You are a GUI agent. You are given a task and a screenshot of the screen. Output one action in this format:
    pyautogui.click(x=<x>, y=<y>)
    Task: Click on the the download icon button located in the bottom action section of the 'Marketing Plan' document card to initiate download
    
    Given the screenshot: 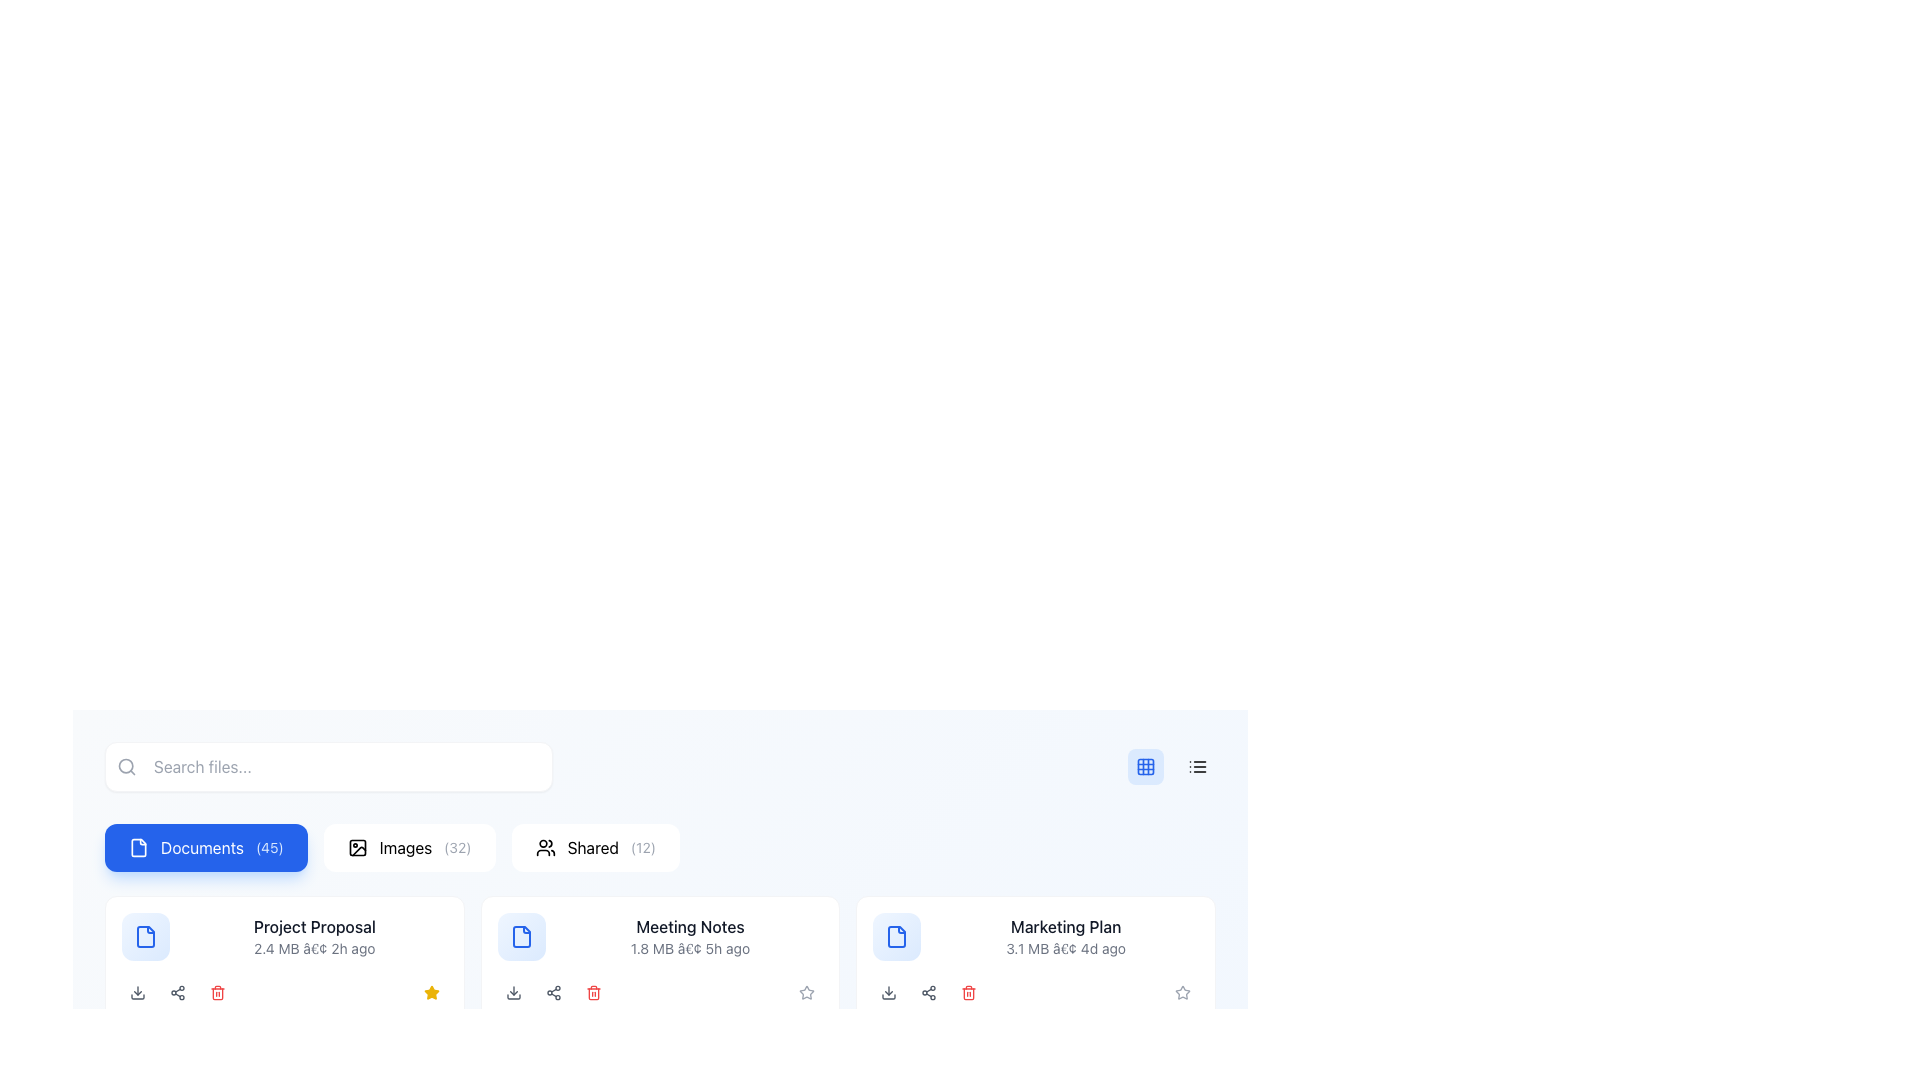 What is the action you would take?
    pyautogui.click(x=888, y=992)
    